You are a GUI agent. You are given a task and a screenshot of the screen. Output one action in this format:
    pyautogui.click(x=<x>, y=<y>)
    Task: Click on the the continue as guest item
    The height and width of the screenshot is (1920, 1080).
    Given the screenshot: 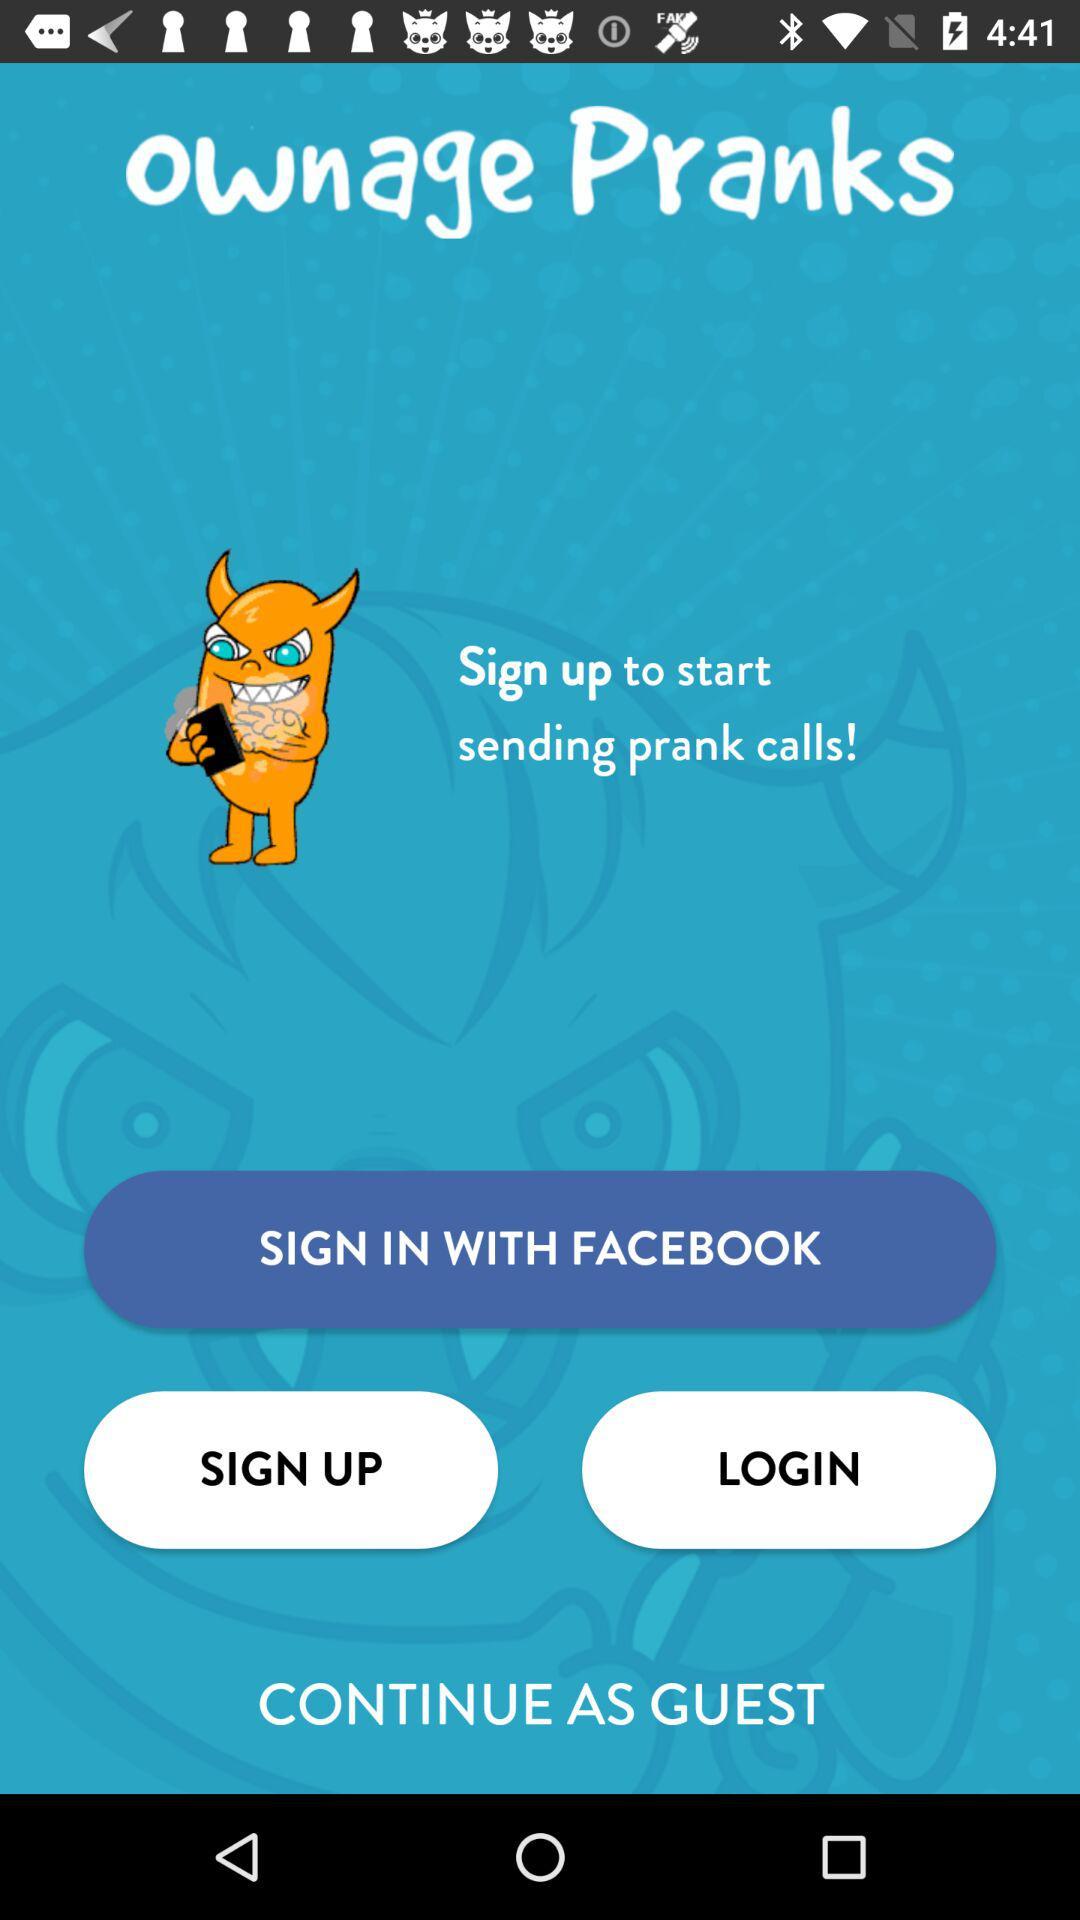 What is the action you would take?
    pyautogui.click(x=541, y=1704)
    